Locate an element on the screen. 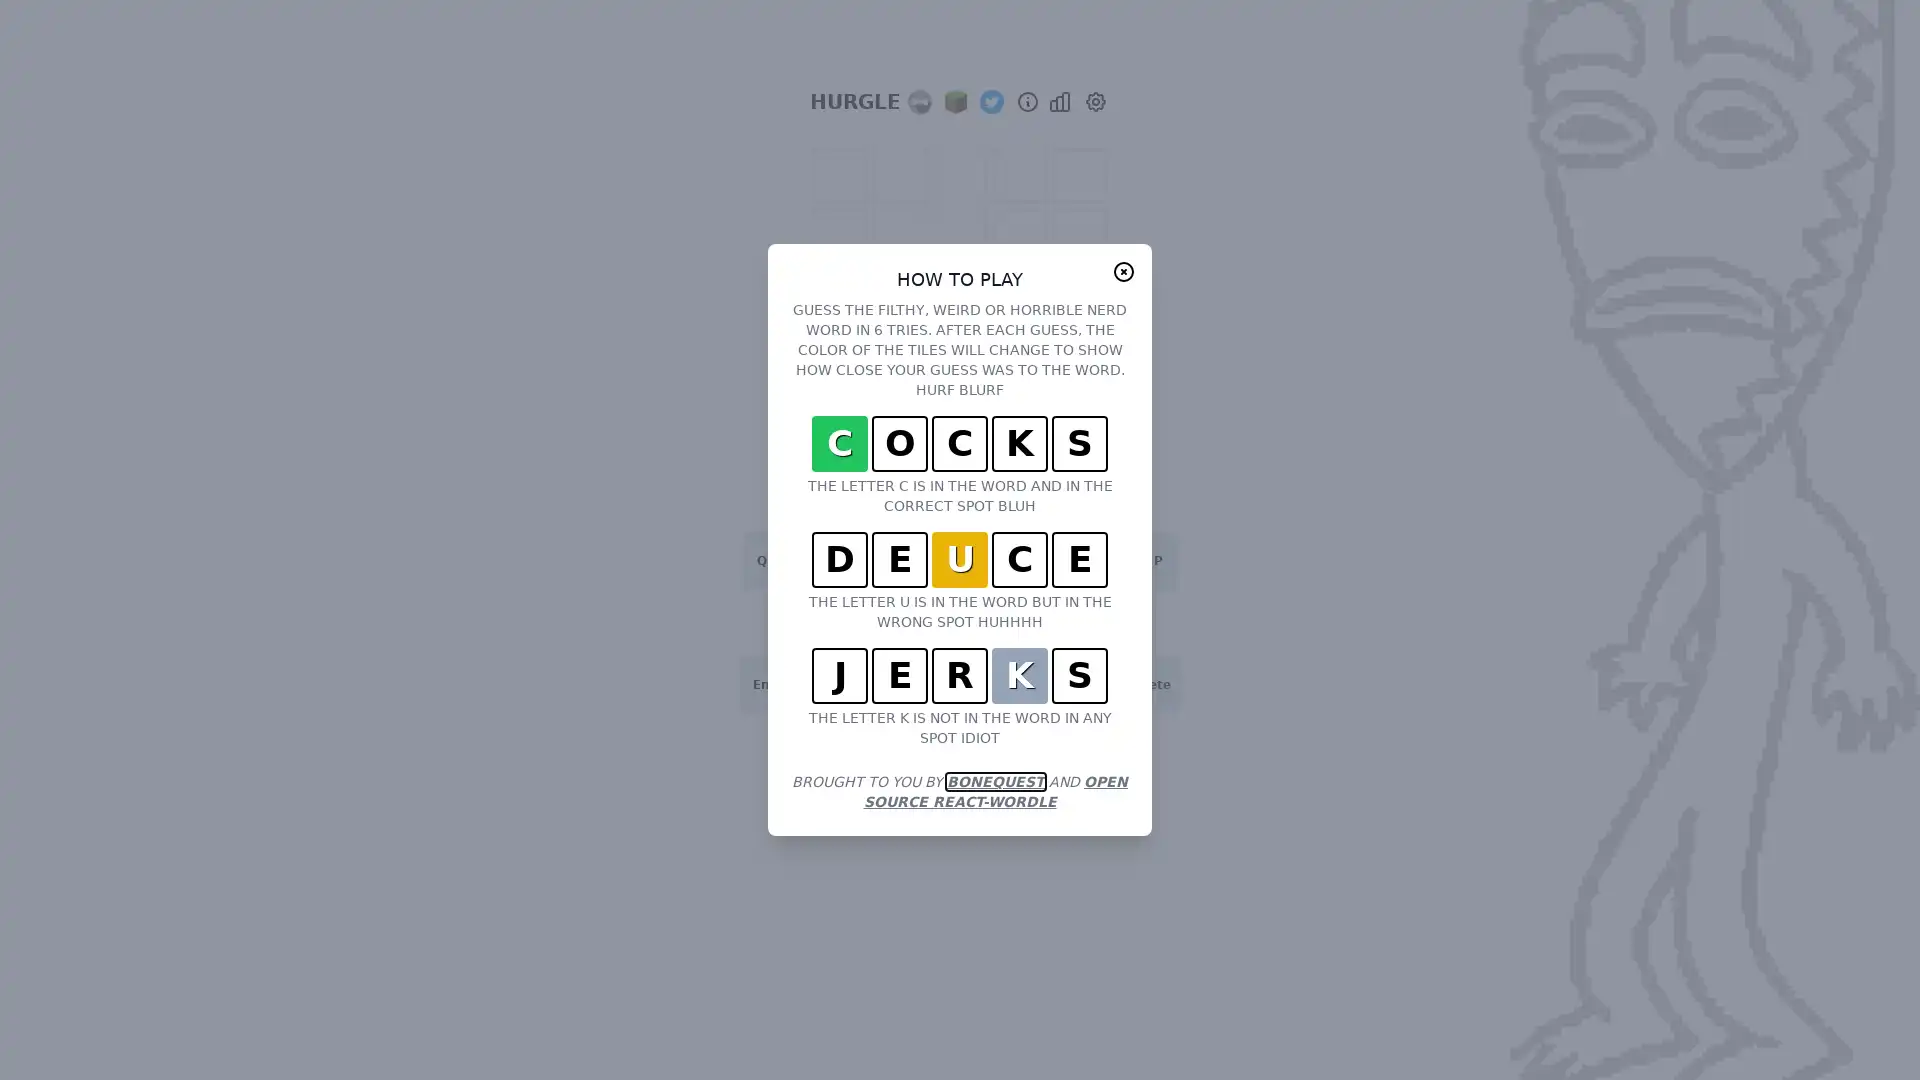 The height and width of the screenshot is (1080, 1920). L is located at coordinates (1136, 622).